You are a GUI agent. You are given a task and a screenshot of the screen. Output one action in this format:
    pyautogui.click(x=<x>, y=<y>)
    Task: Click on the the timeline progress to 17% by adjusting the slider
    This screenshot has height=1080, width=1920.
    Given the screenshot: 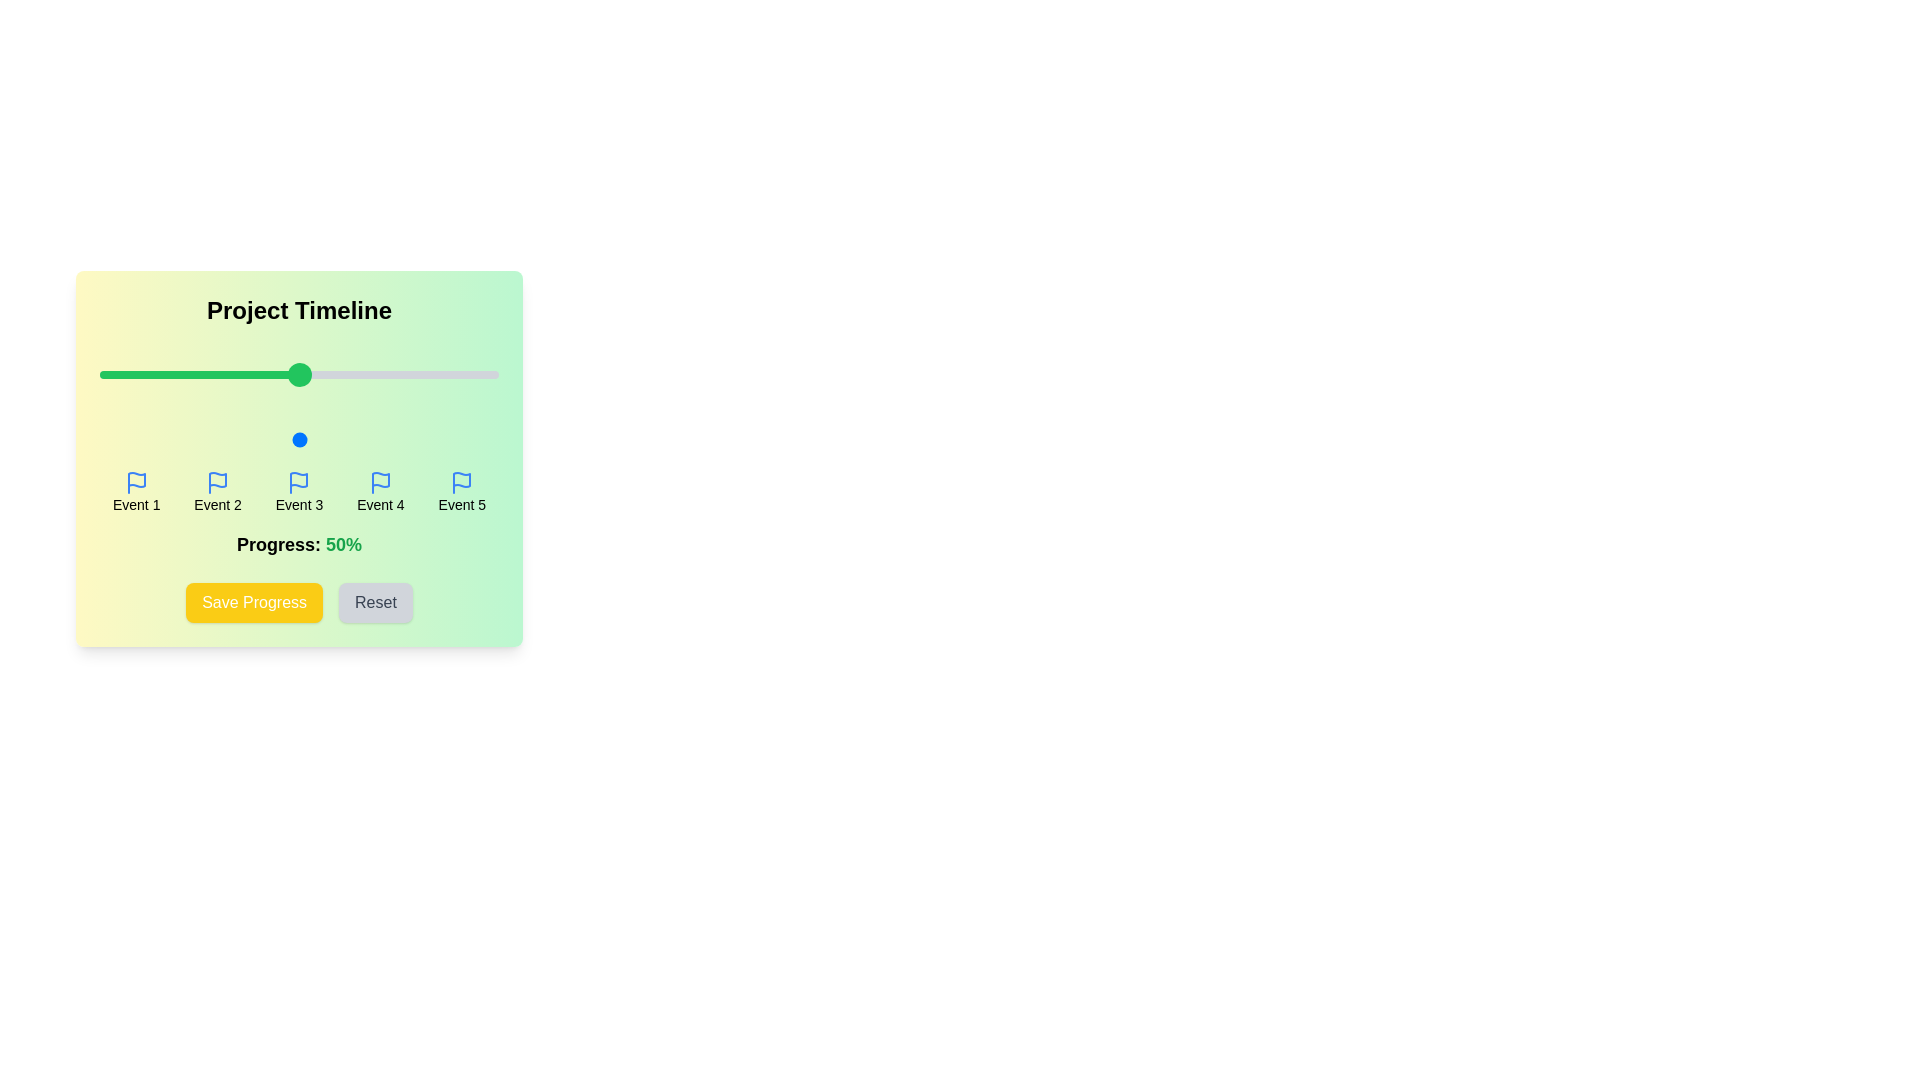 What is the action you would take?
    pyautogui.click(x=167, y=438)
    